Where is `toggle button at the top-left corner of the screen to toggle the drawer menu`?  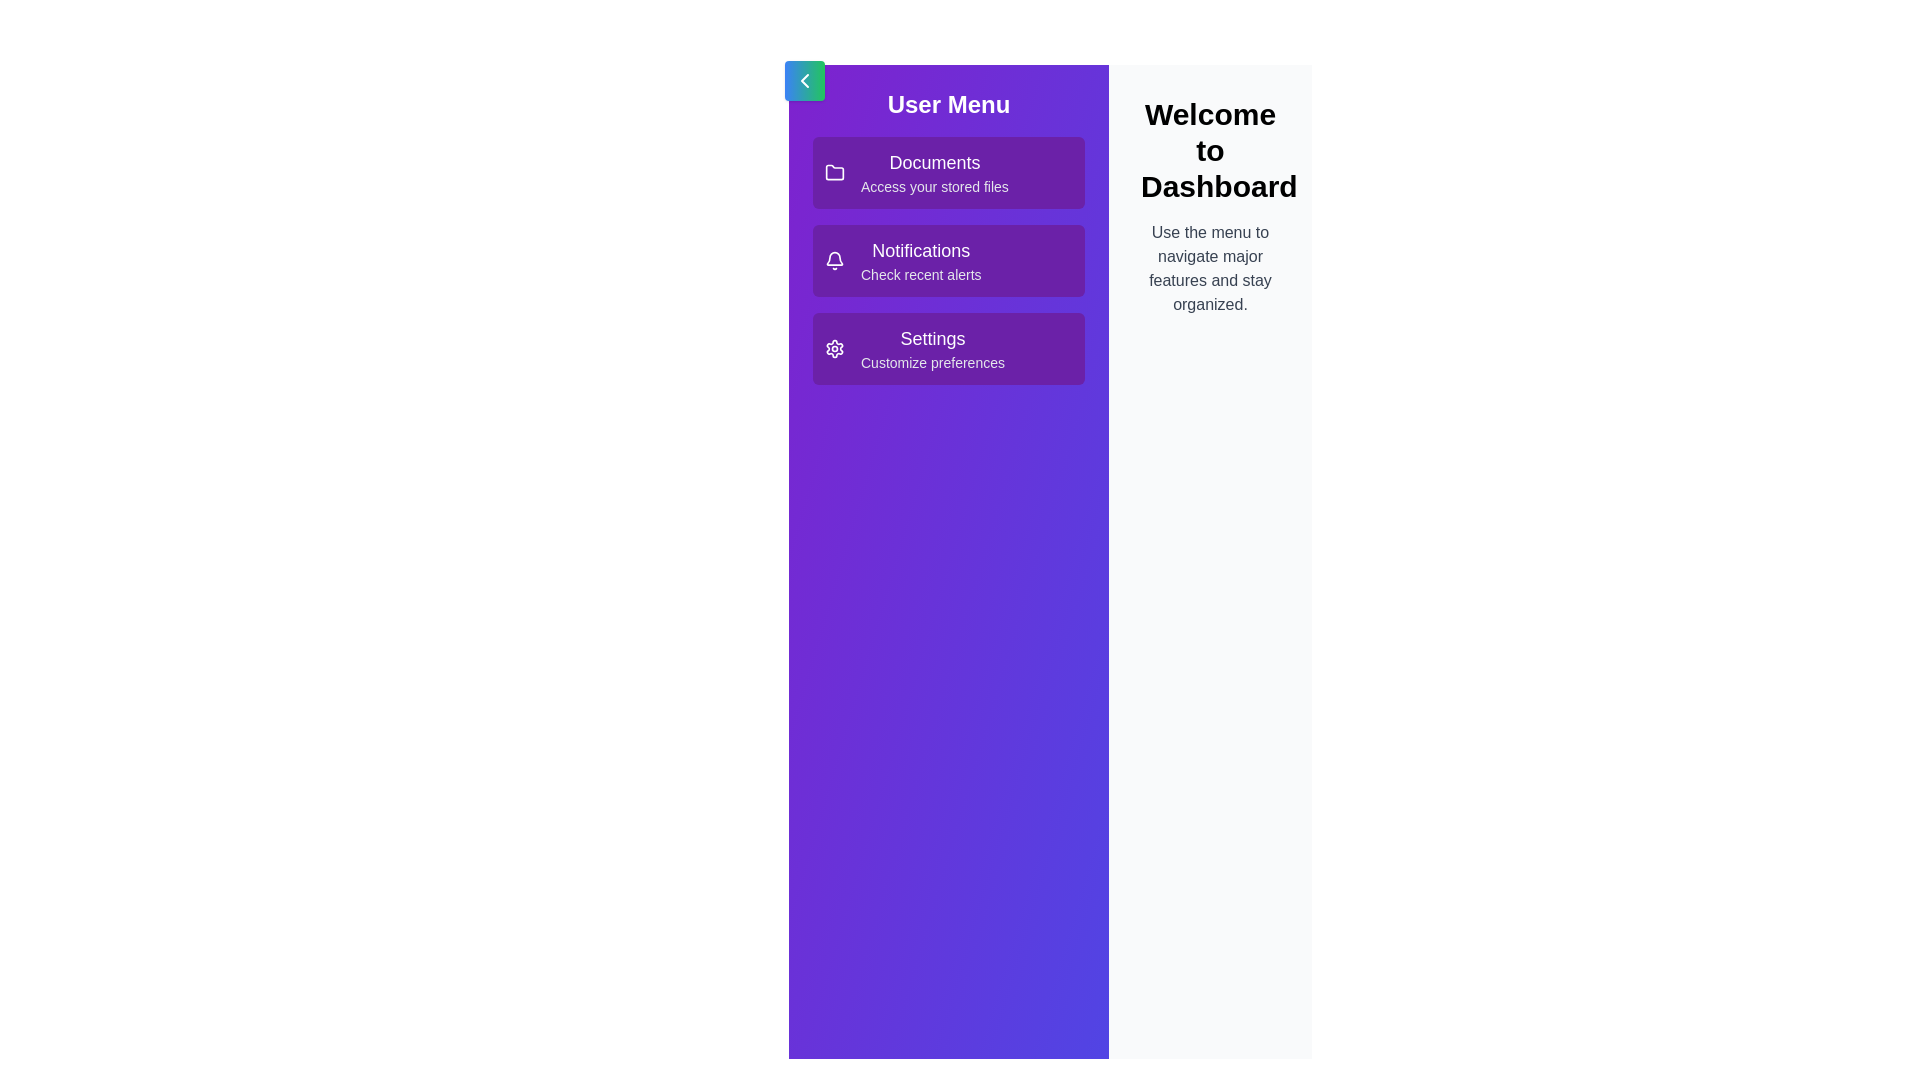
toggle button at the top-left corner of the screen to toggle the drawer menu is located at coordinates (805, 80).